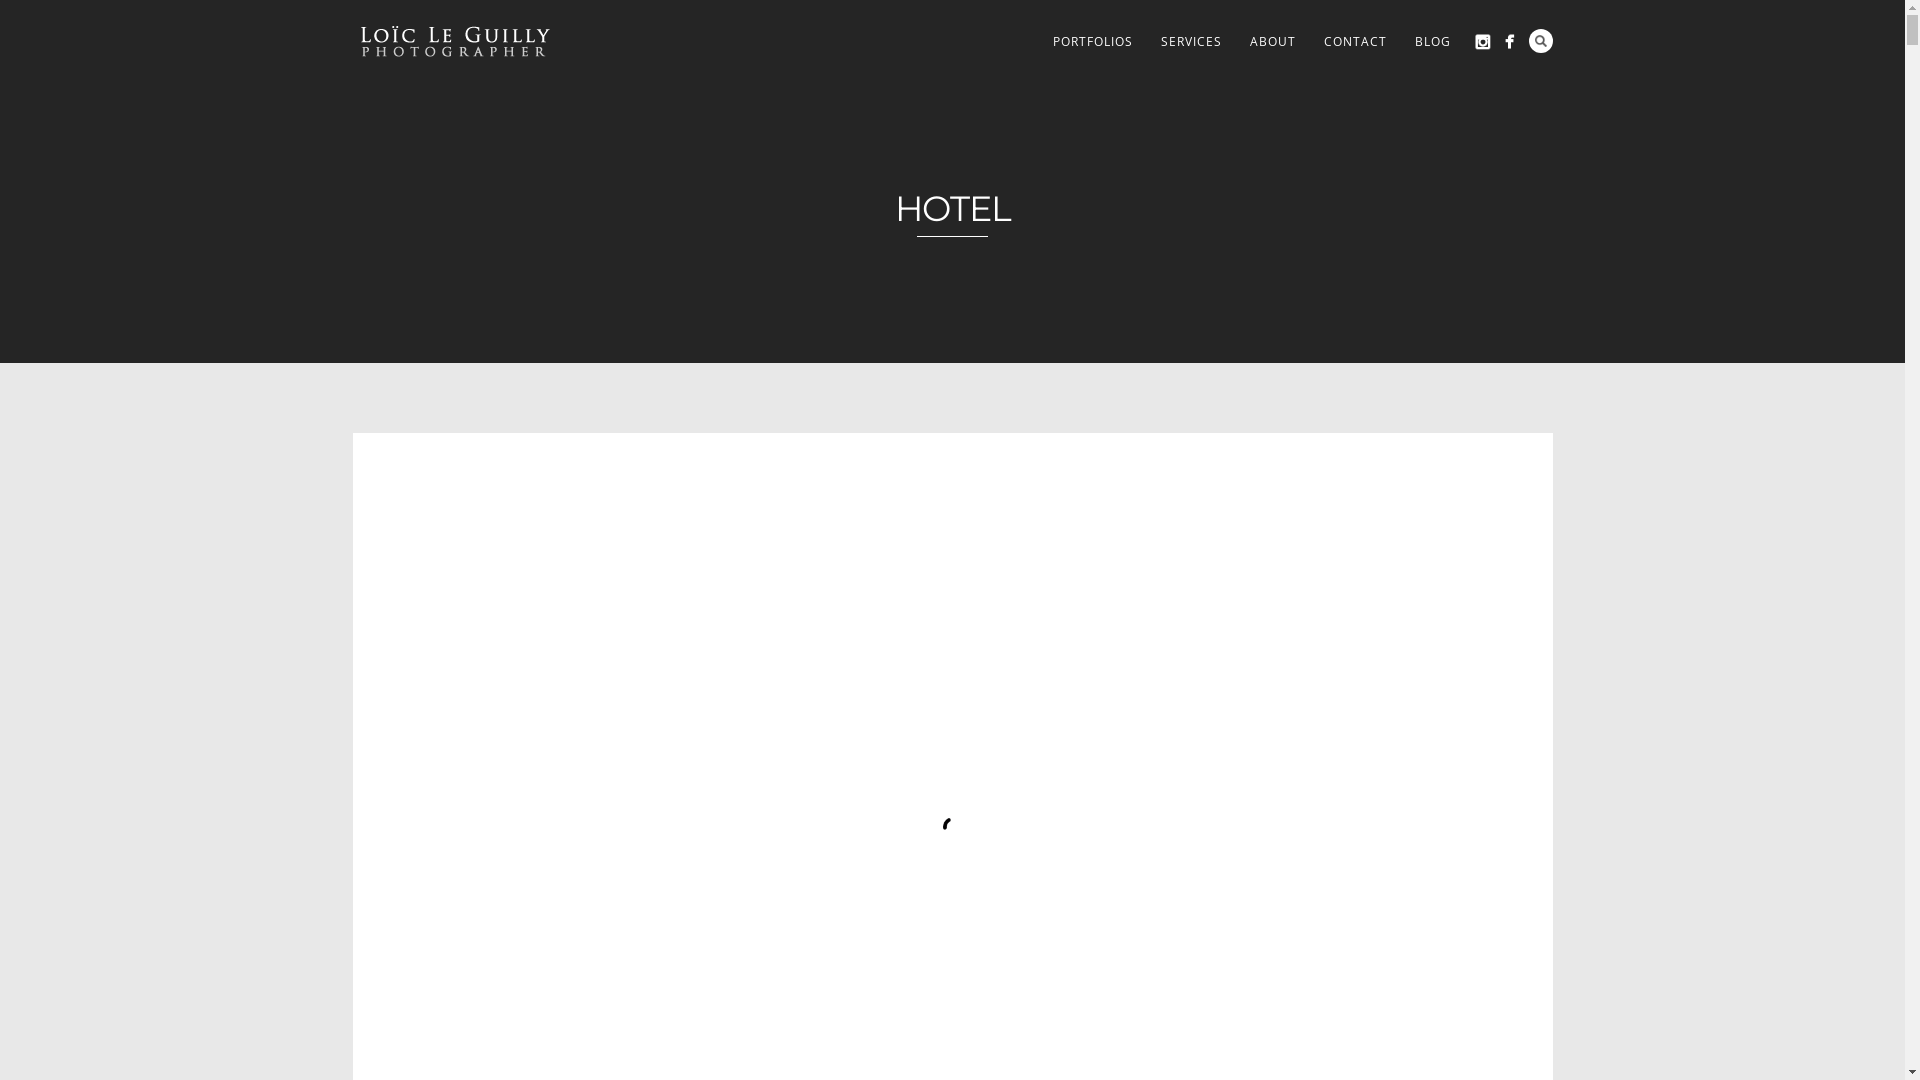 This screenshot has height=1080, width=1920. I want to click on 'Search', so click(1539, 41).